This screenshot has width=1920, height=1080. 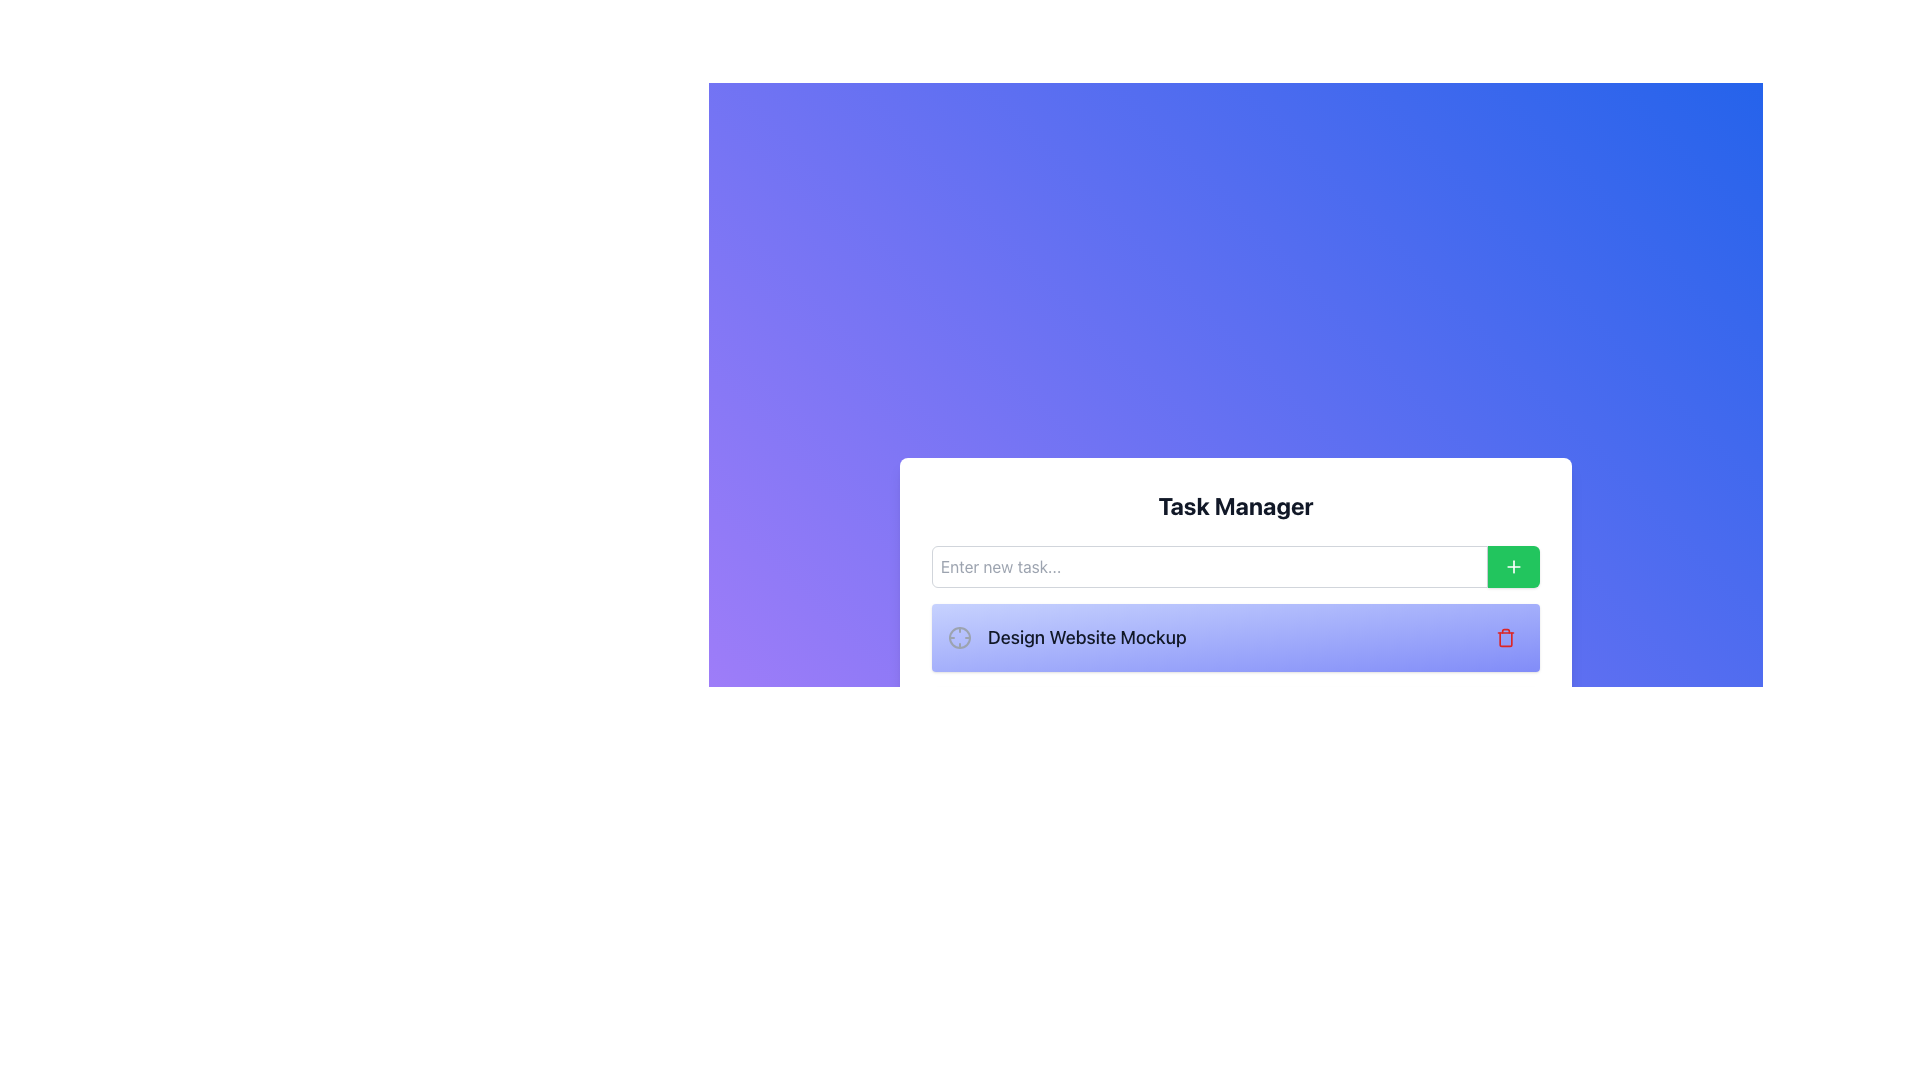 I want to click on the text label reading 'Design Website Mockup', so click(x=1086, y=637).